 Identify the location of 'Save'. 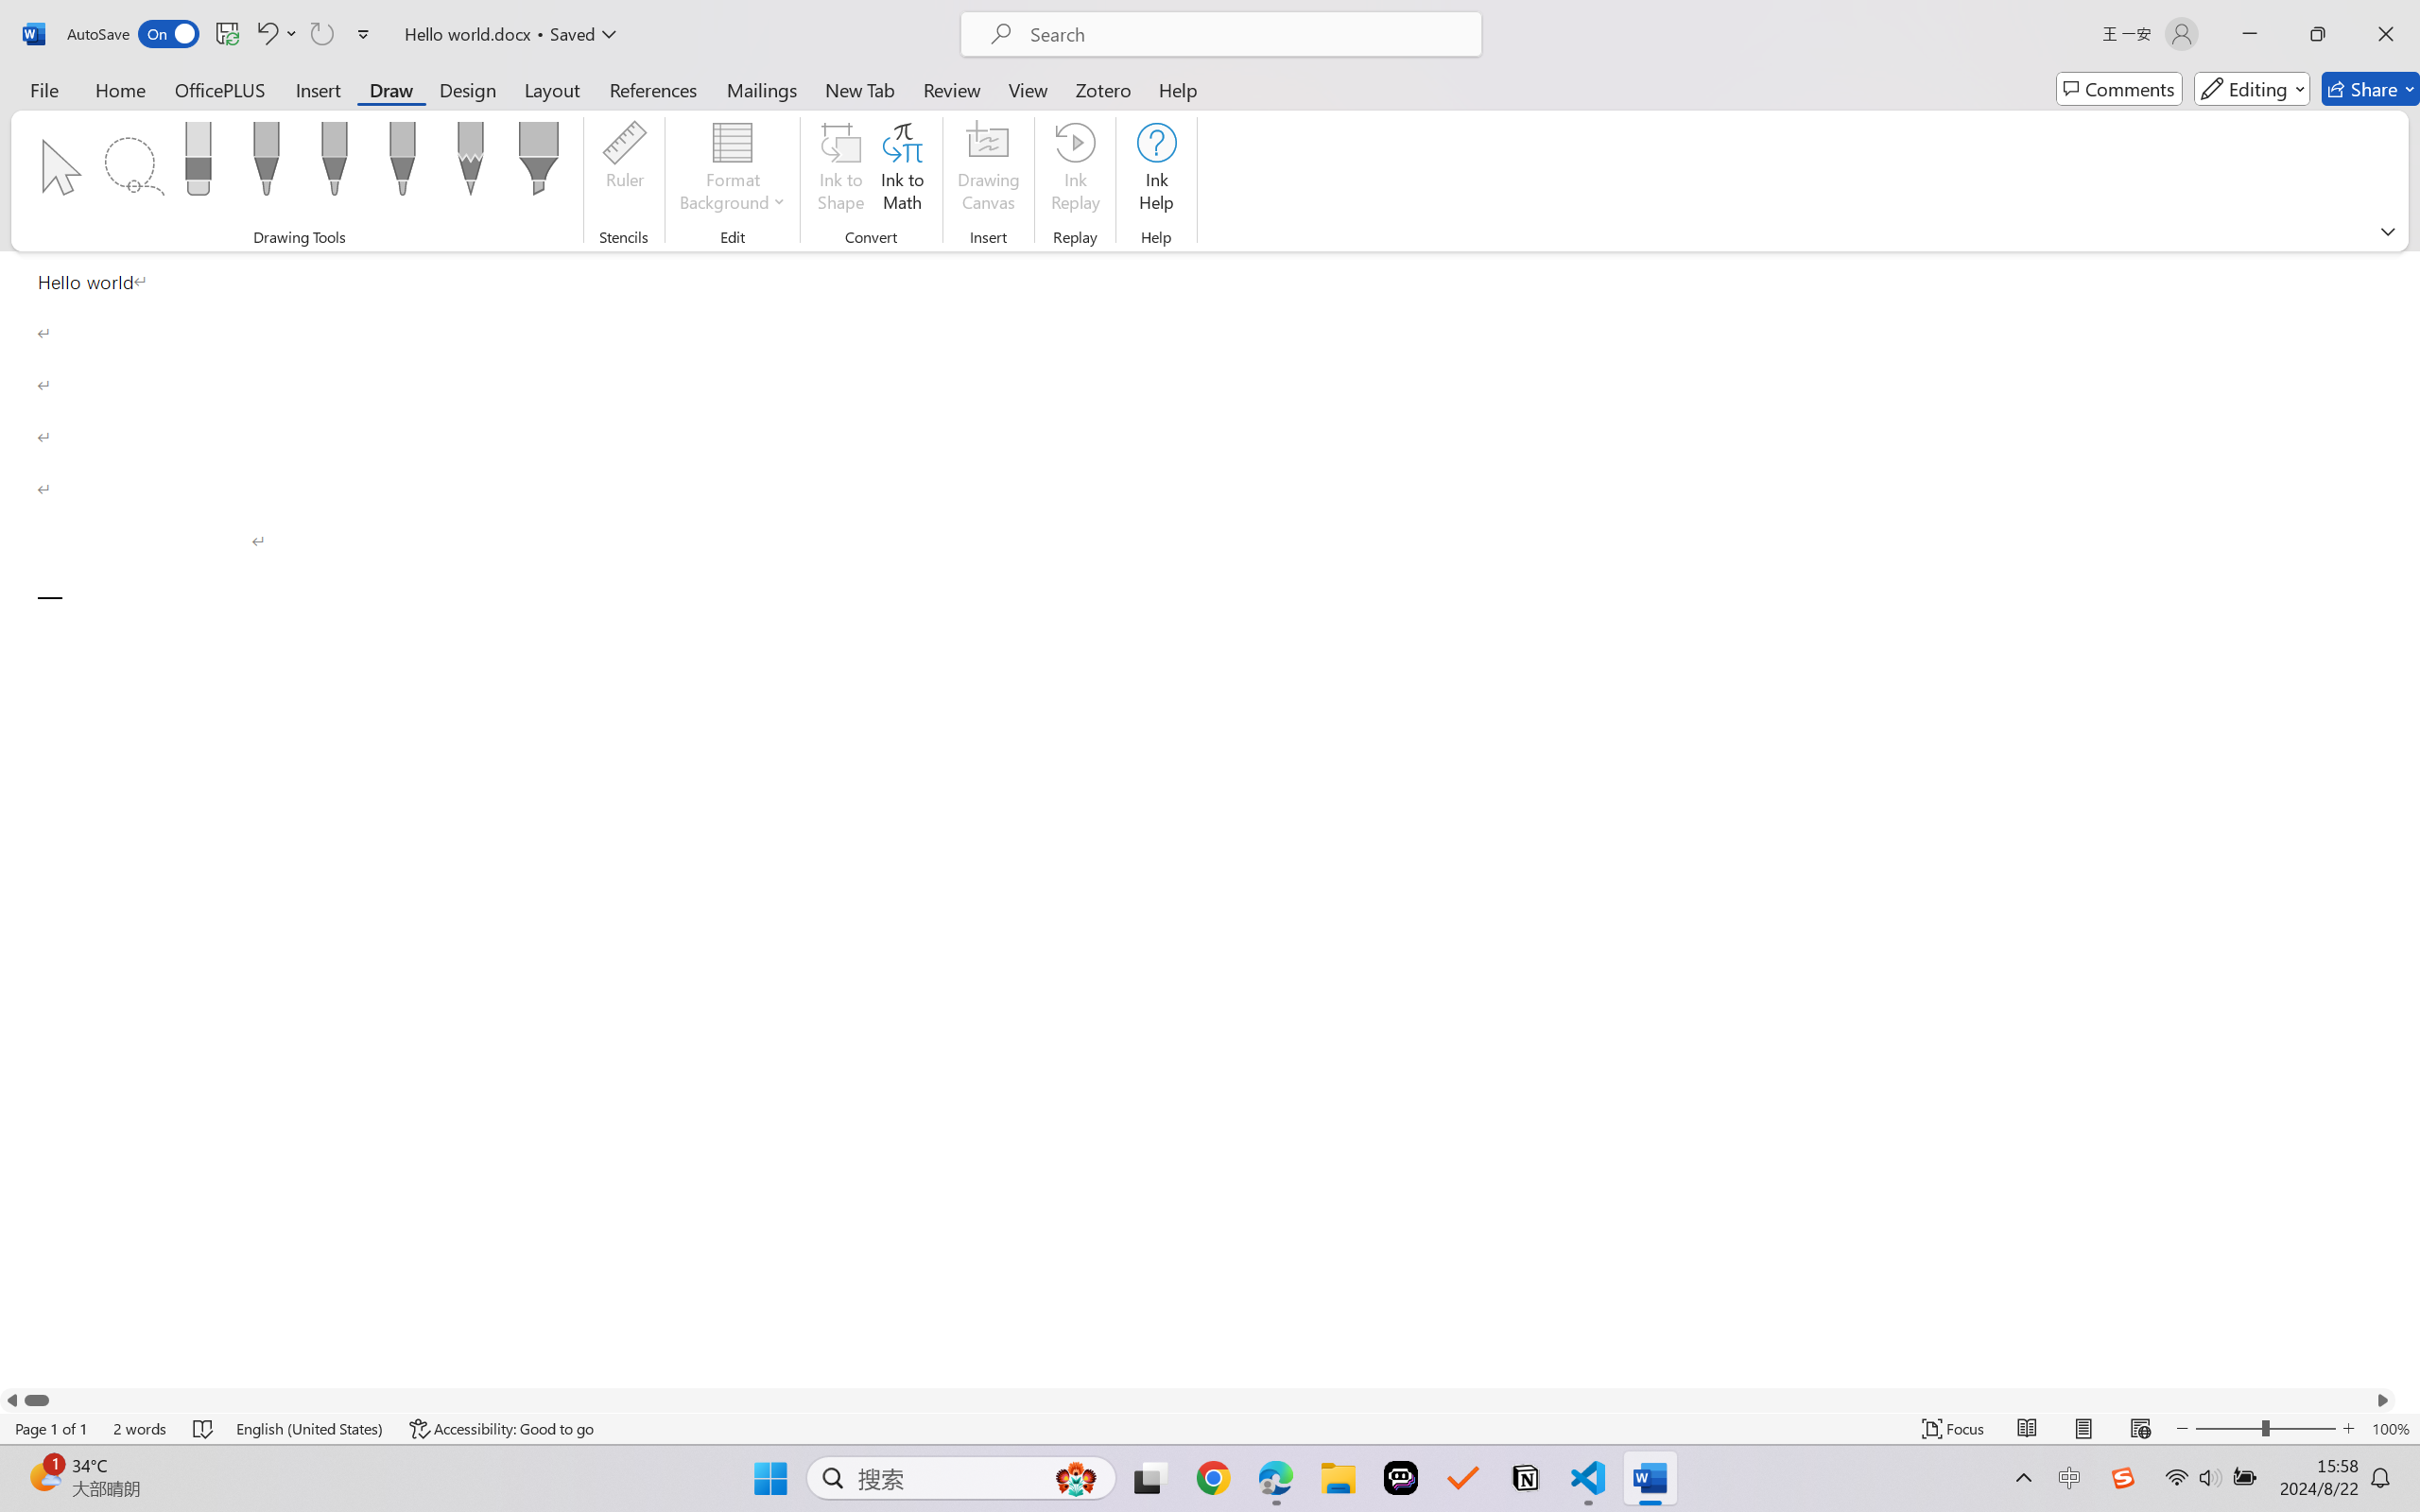
(226, 33).